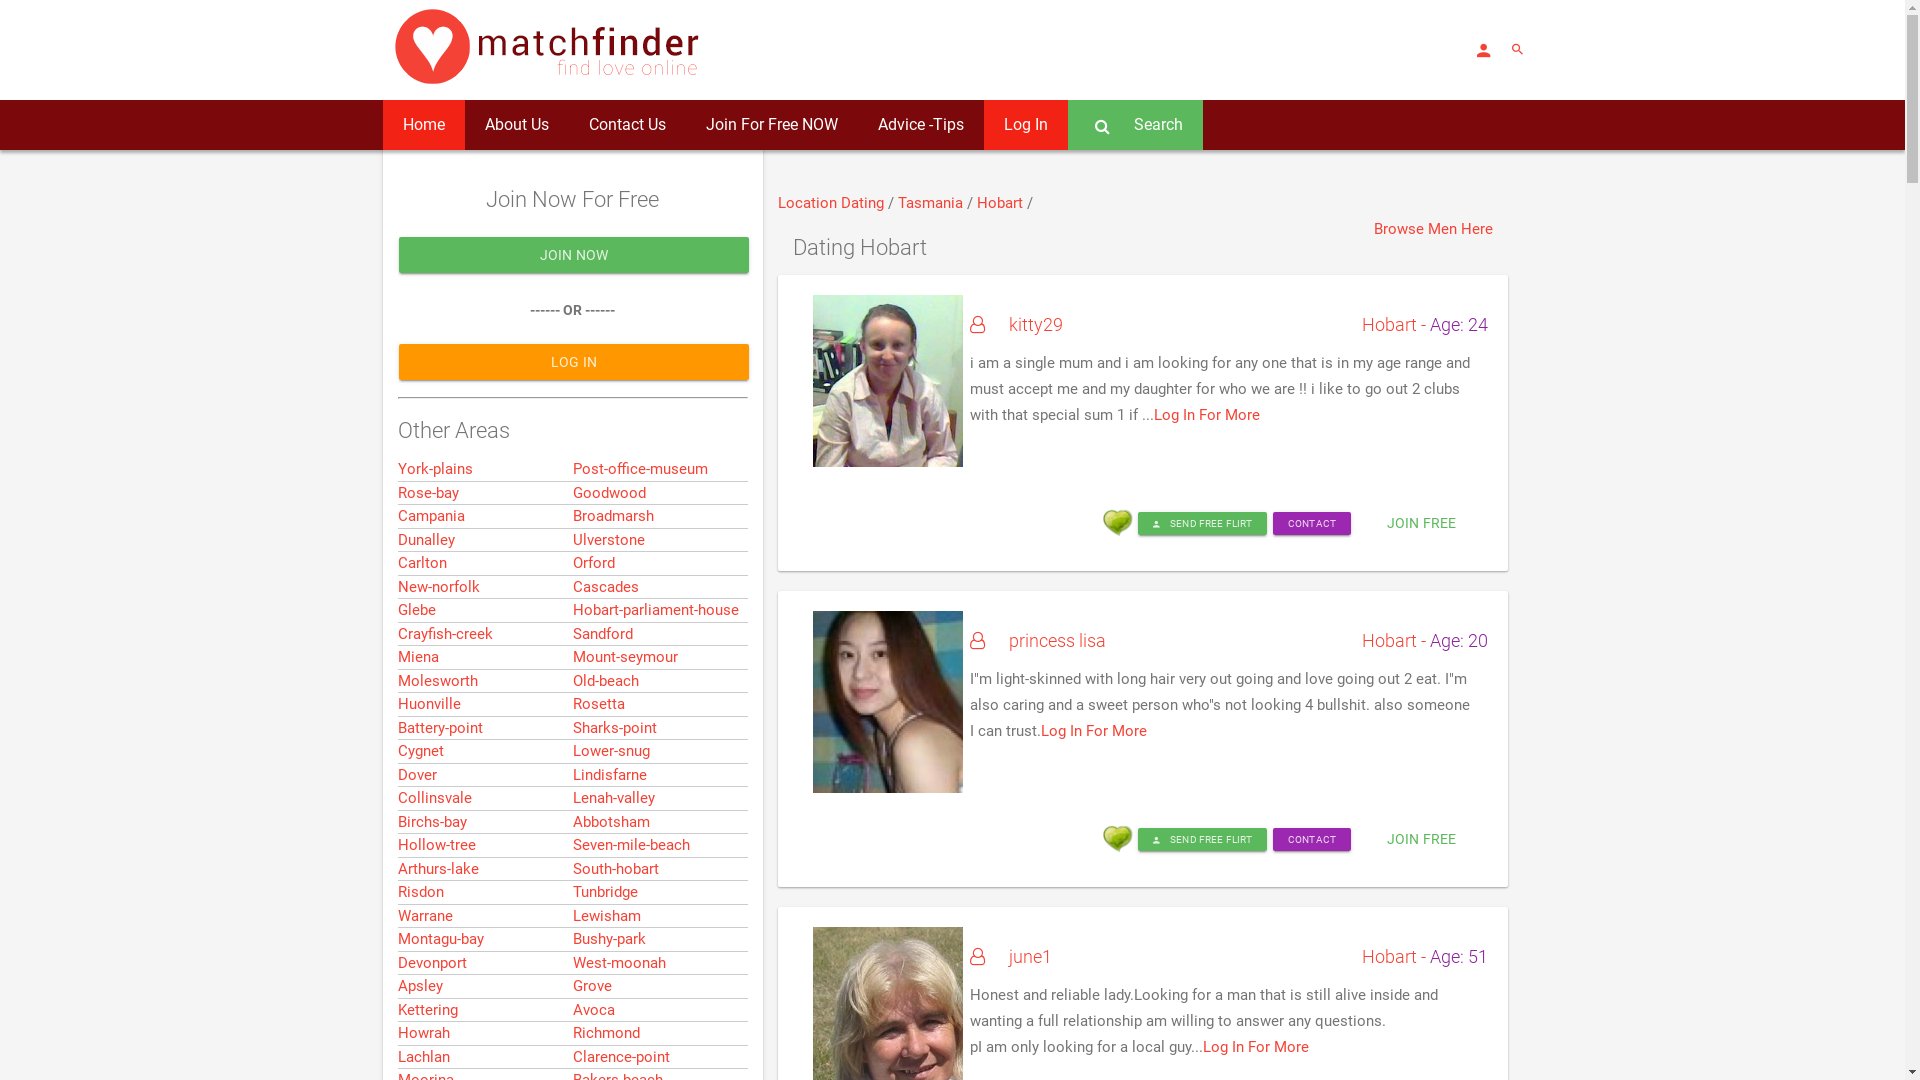 The image size is (1920, 1080). What do you see at coordinates (398, 985) in the screenshot?
I see `'Apsley'` at bounding box center [398, 985].